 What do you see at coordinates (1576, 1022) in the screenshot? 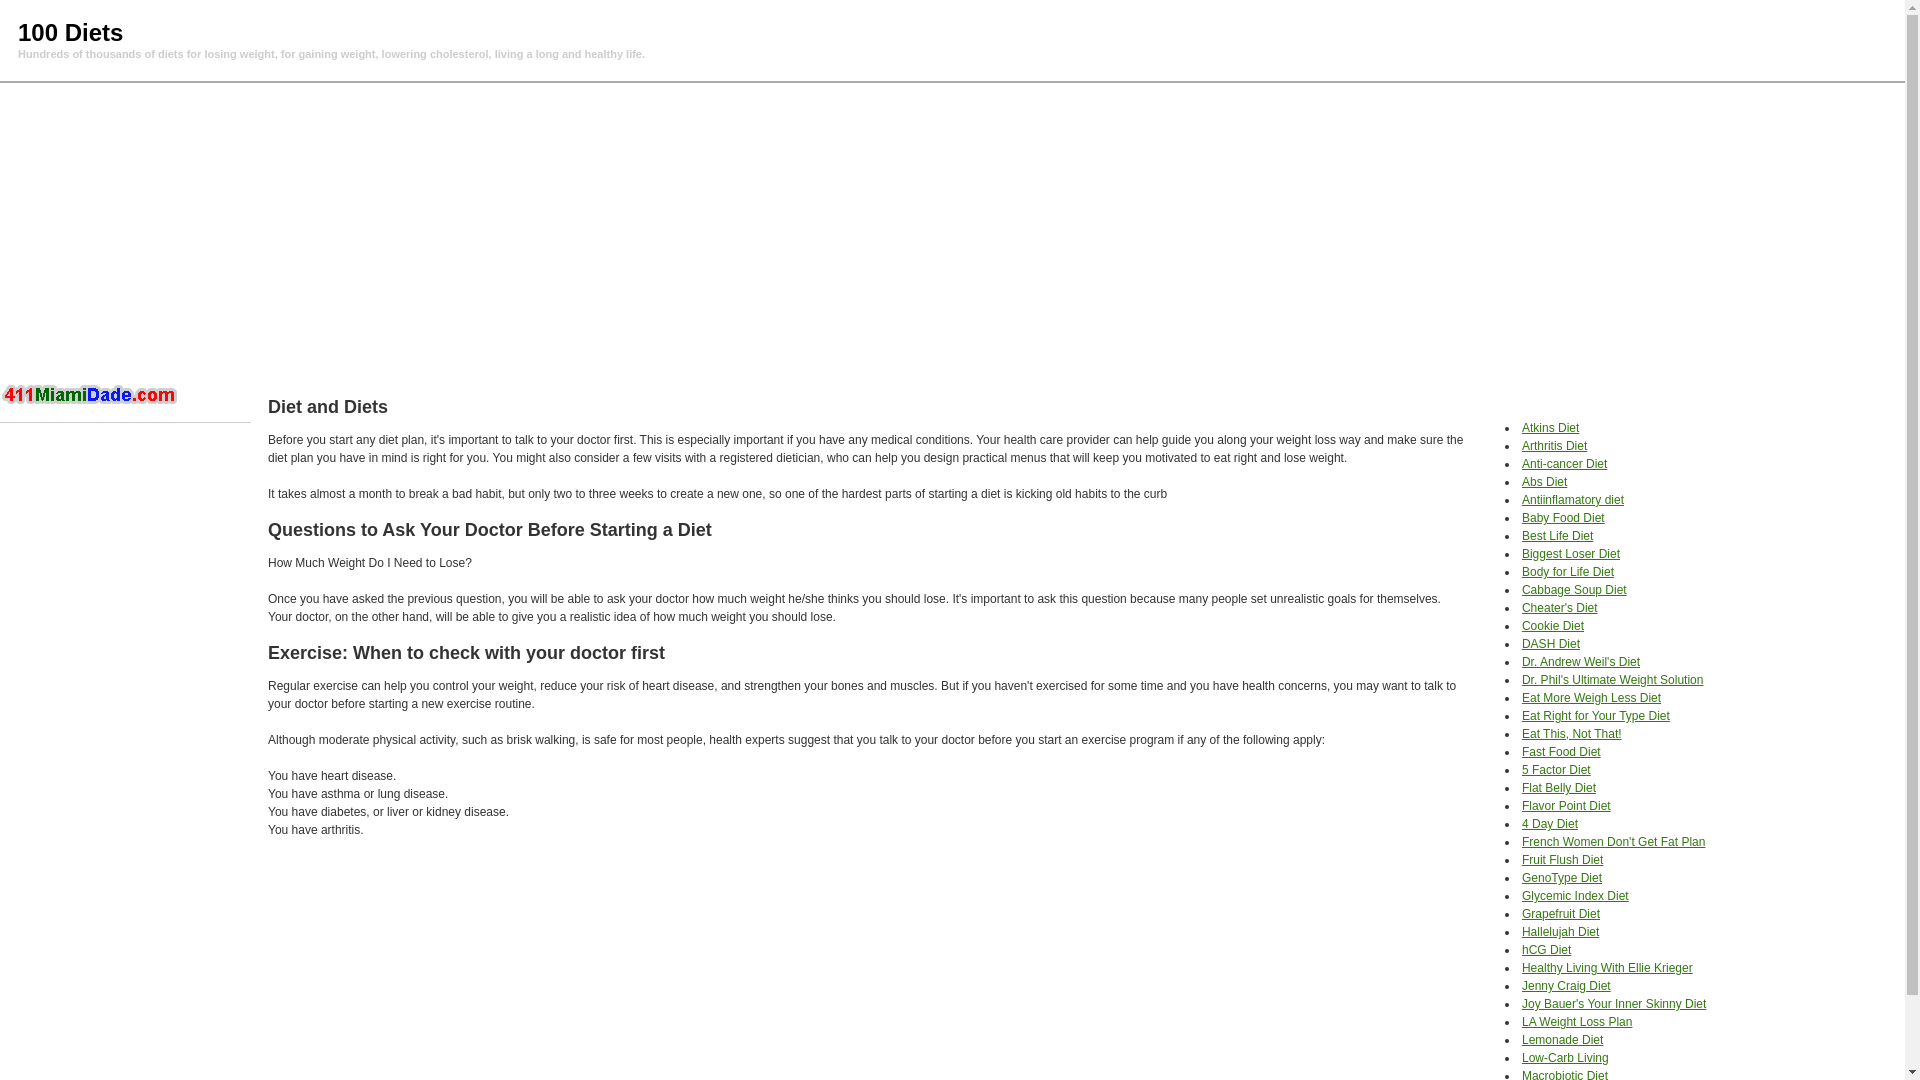
I see `'LA Weight Loss Plan'` at bounding box center [1576, 1022].